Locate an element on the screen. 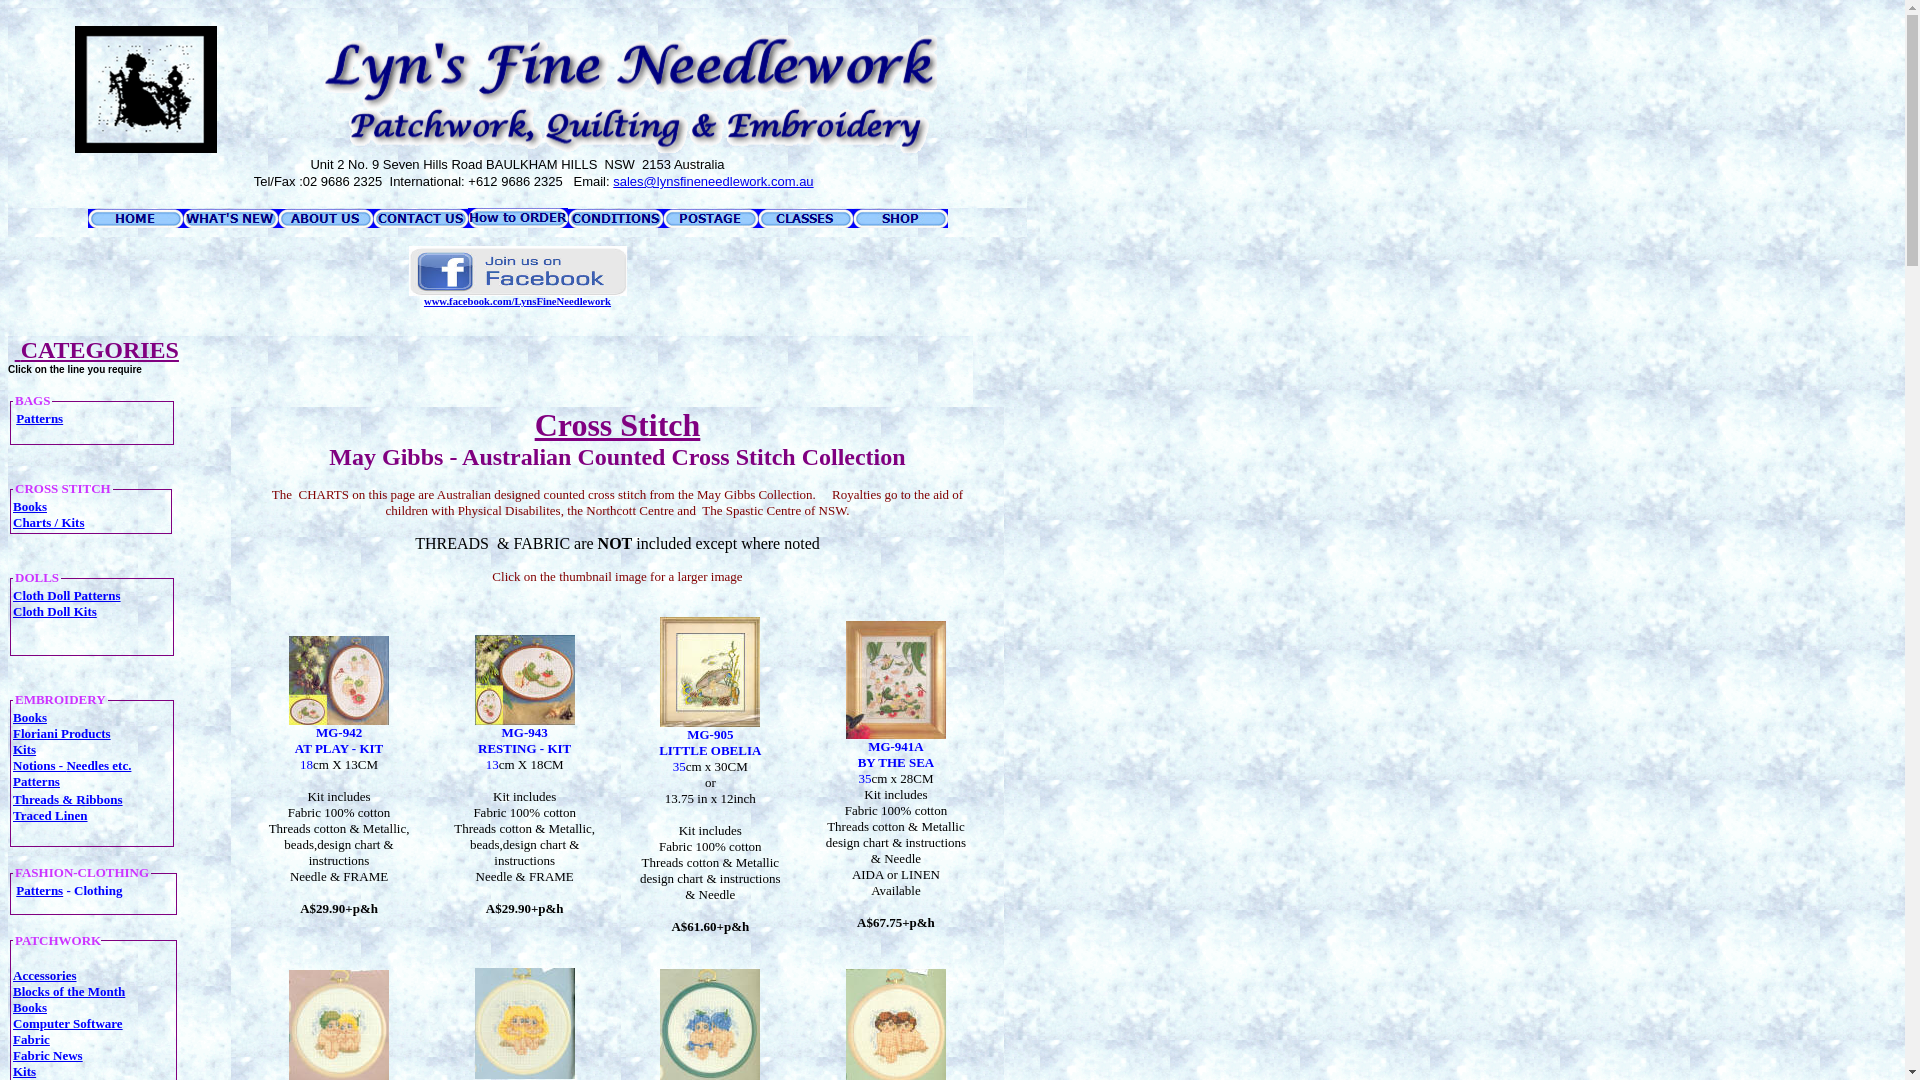 The height and width of the screenshot is (1080, 1920). 'Patterns' is located at coordinates (36, 780).